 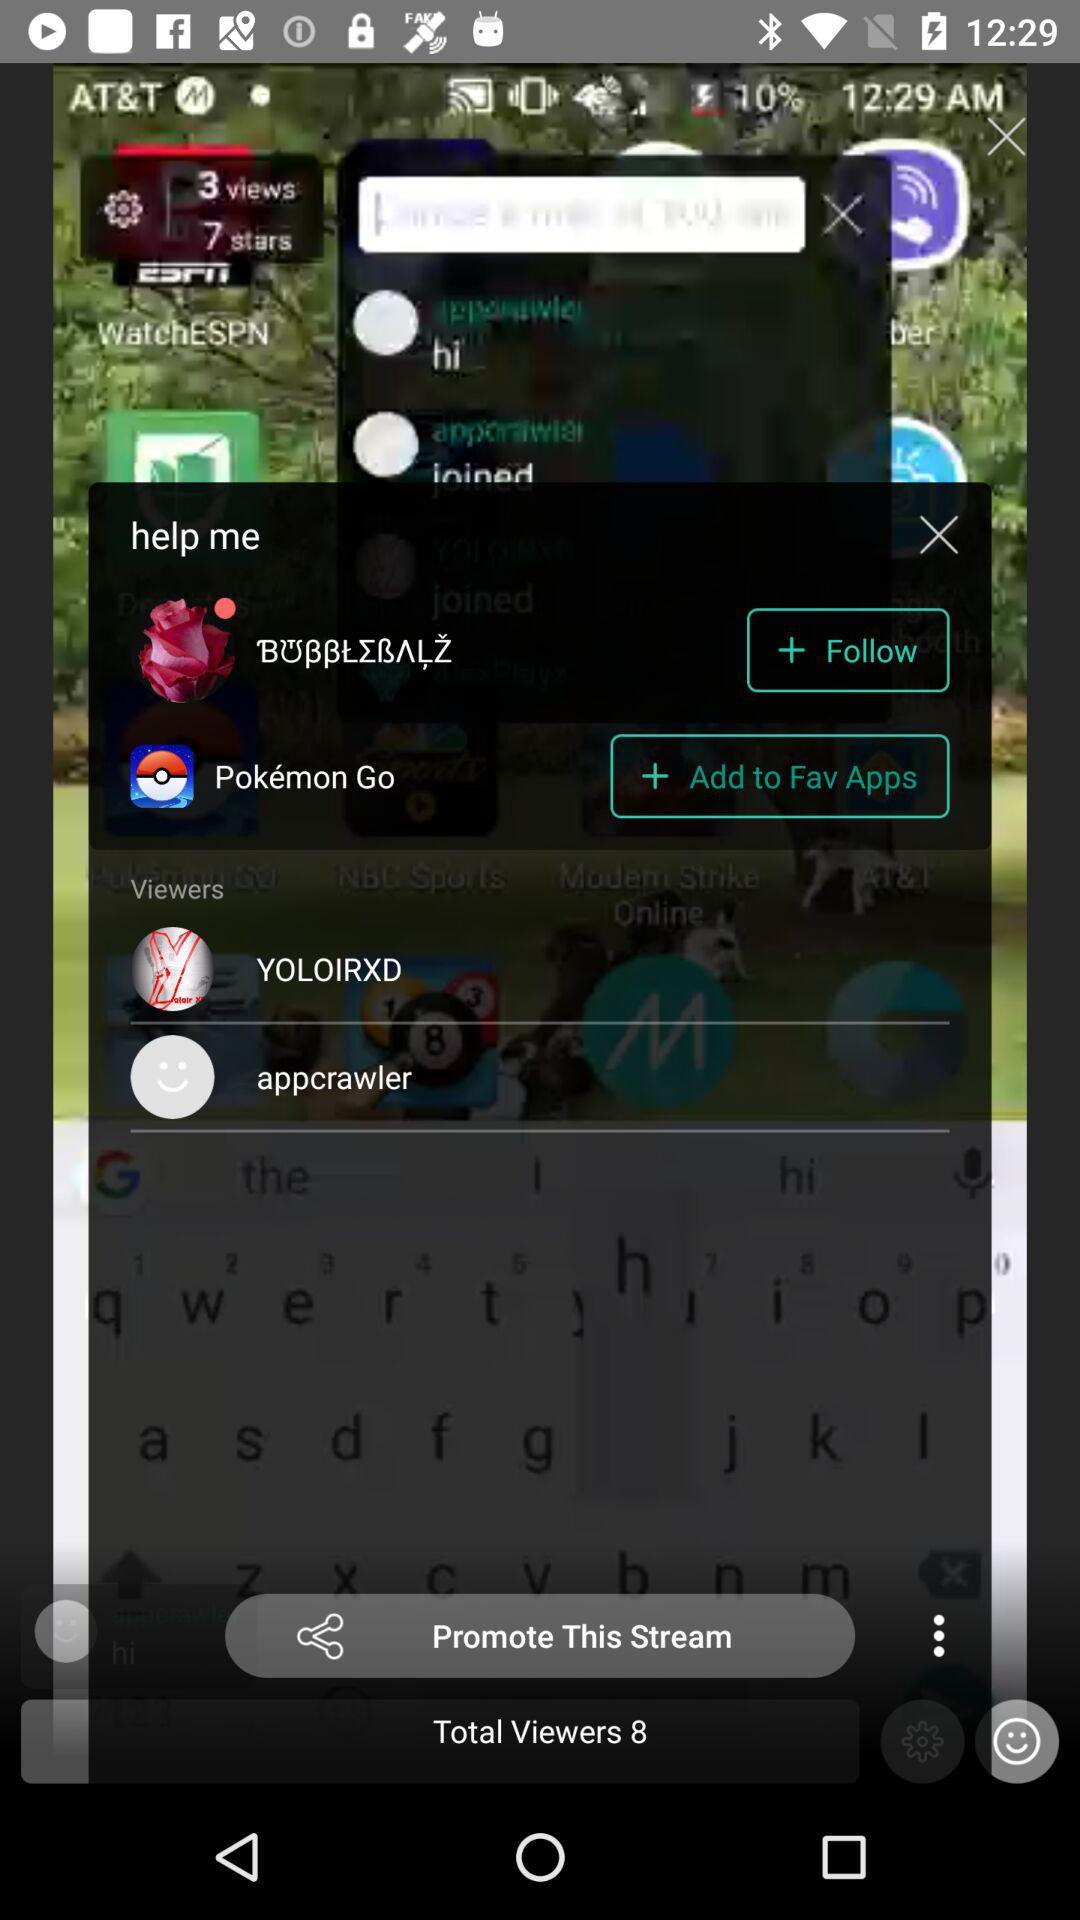 I want to click on the close icon, so click(x=938, y=534).